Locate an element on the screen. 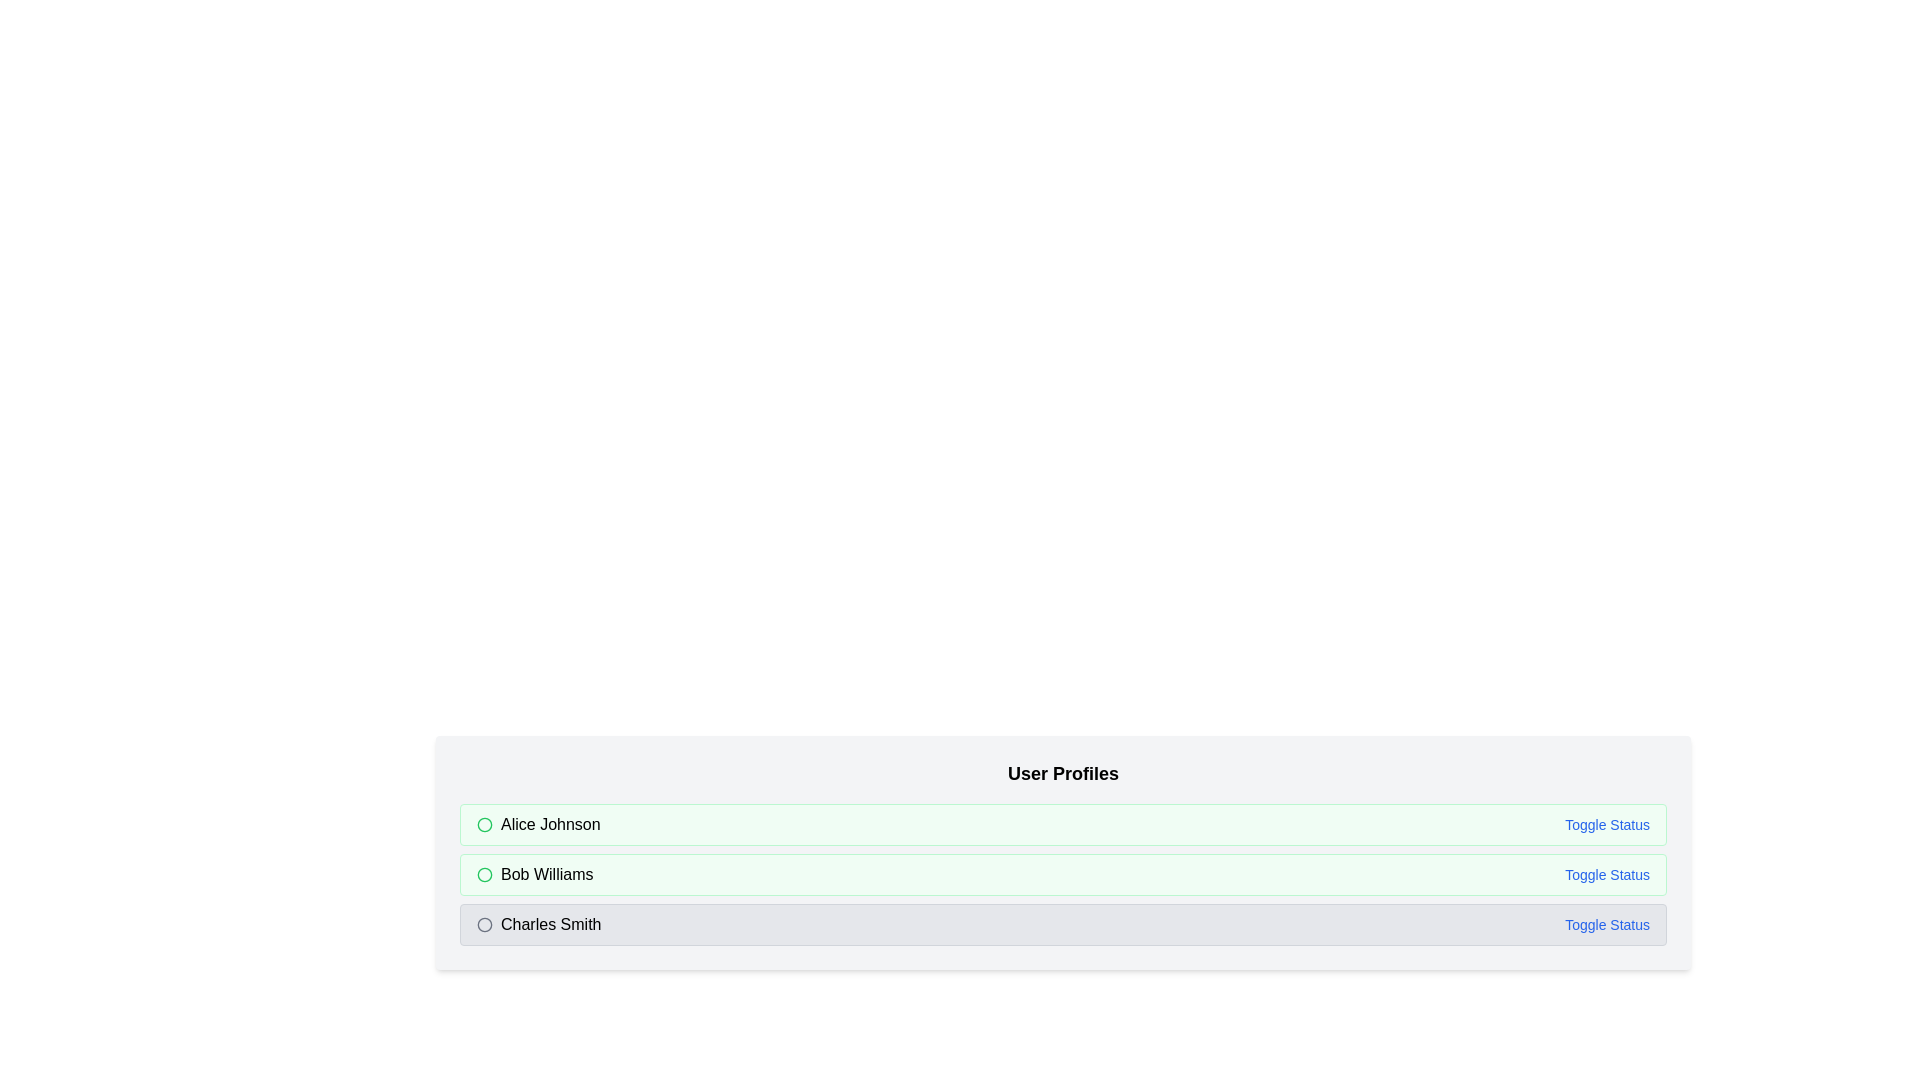 The height and width of the screenshot is (1080, 1920). the 'Toggle Status' text link, which is styled in blue with an underline effect and is located to the right of the 'Charles Smith' profile row is located at coordinates (1607, 925).